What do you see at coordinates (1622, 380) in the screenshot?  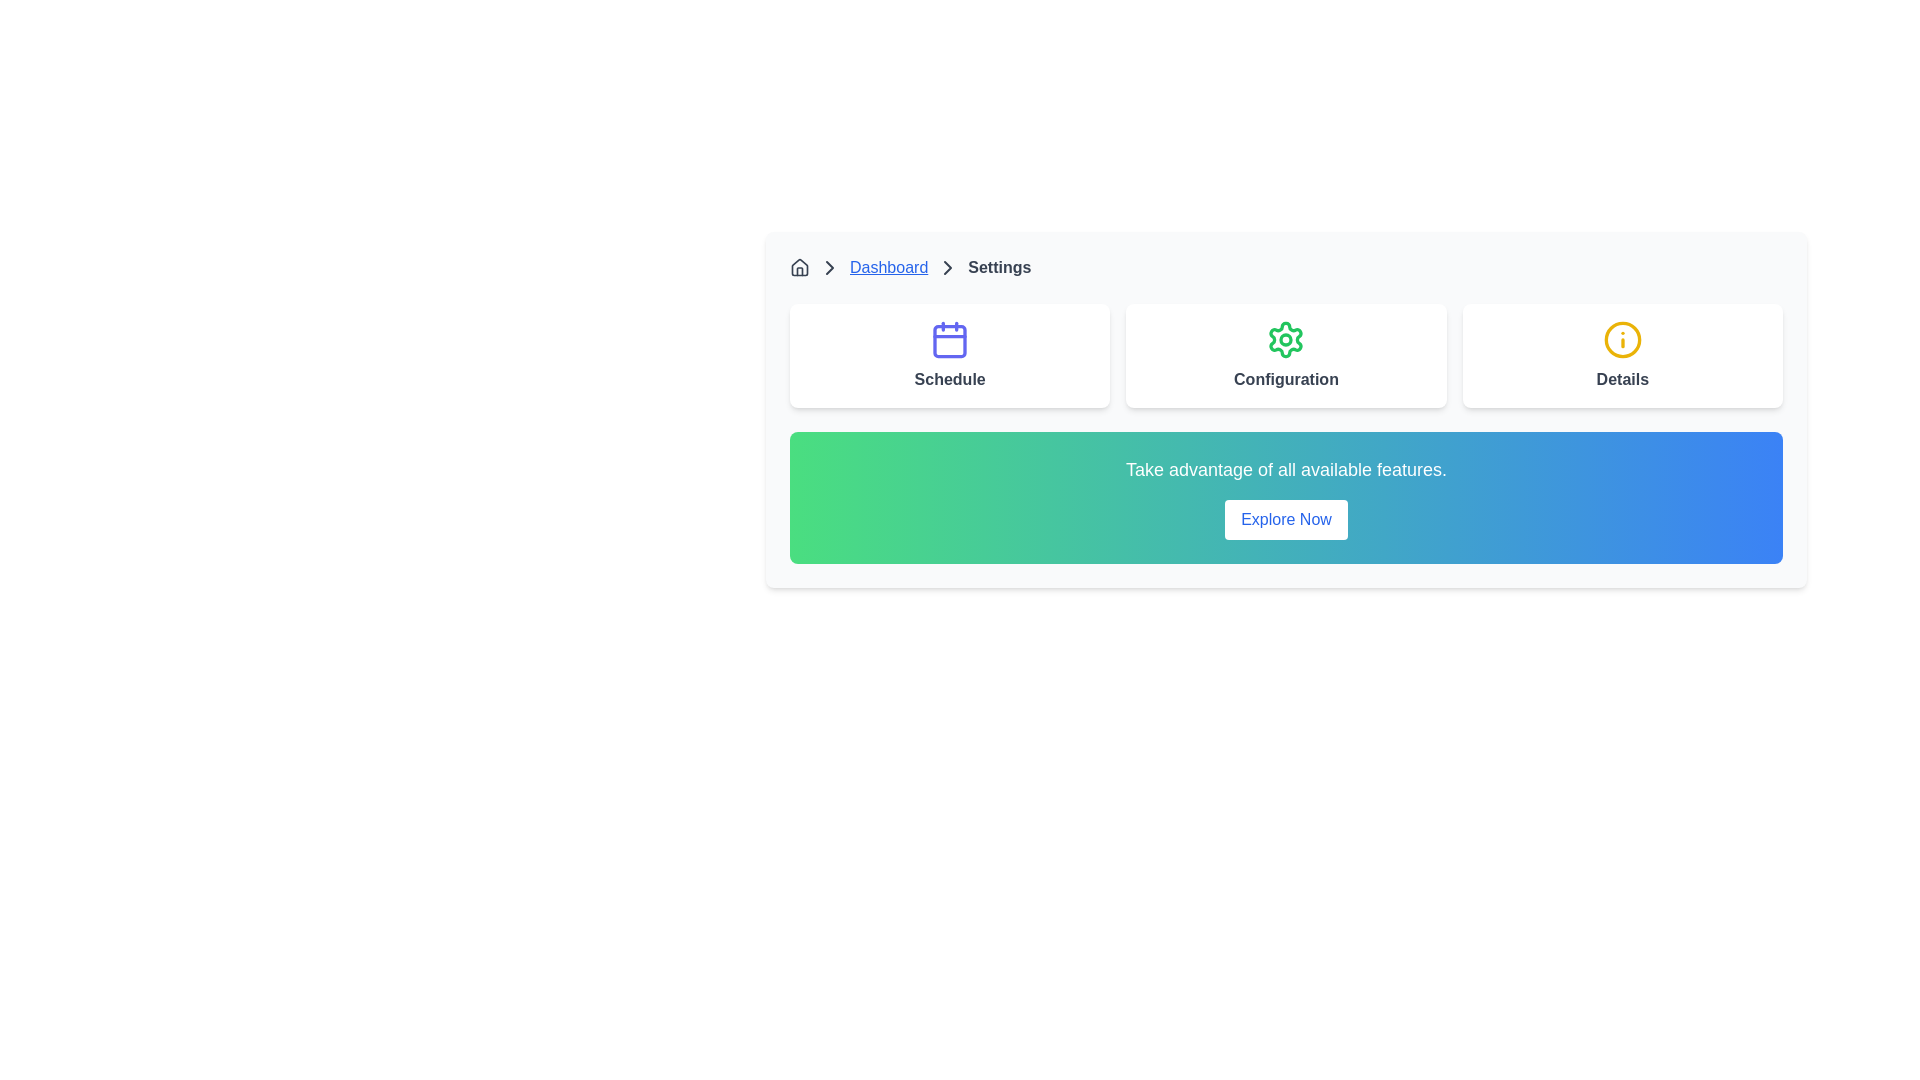 I see `'Details' text label displayed in bold gray font located in the top-right section of the interface, below the information icon` at bounding box center [1622, 380].